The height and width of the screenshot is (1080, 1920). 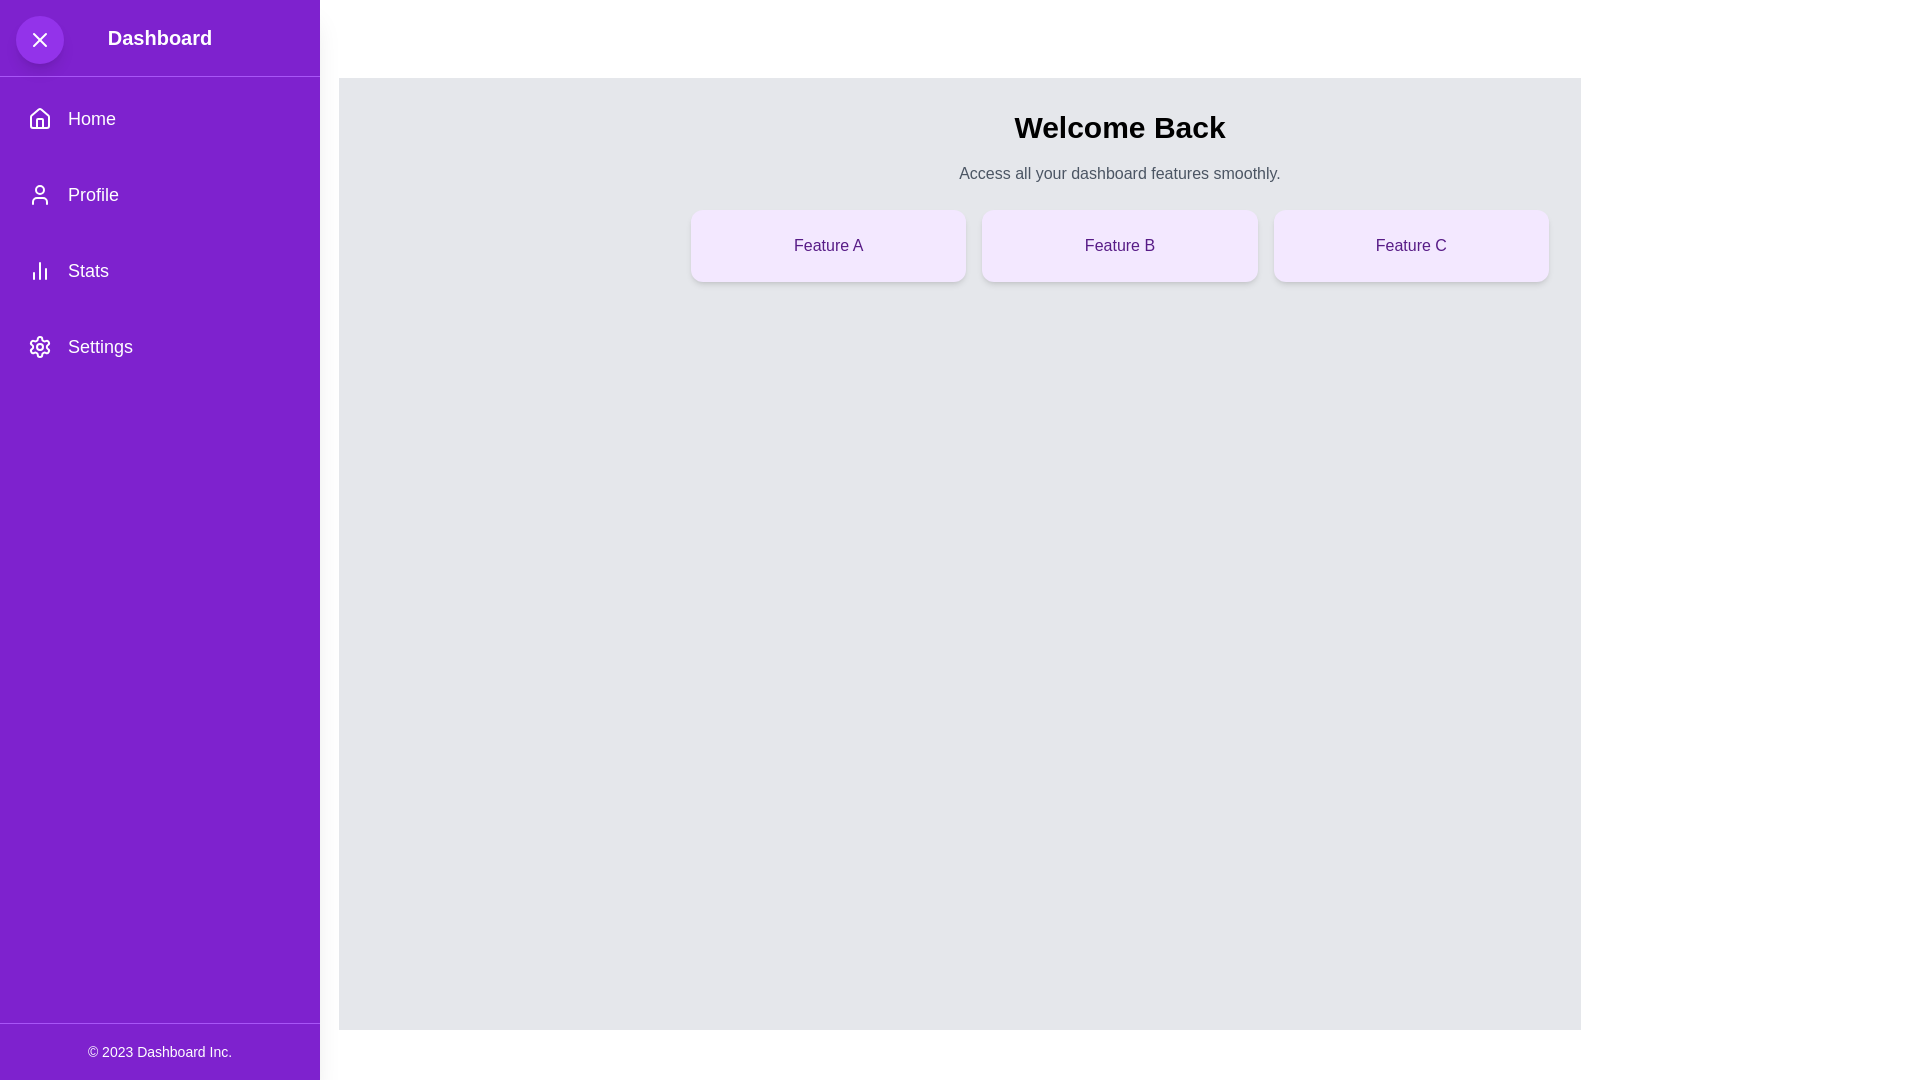 What do you see at coordinates (39, 123) in the screenshot?
I see `the door element of the house icon located in the left-hand vertical navigation menu, positioned towards the bottom-center of the icon` at bounding box center [39, 123].